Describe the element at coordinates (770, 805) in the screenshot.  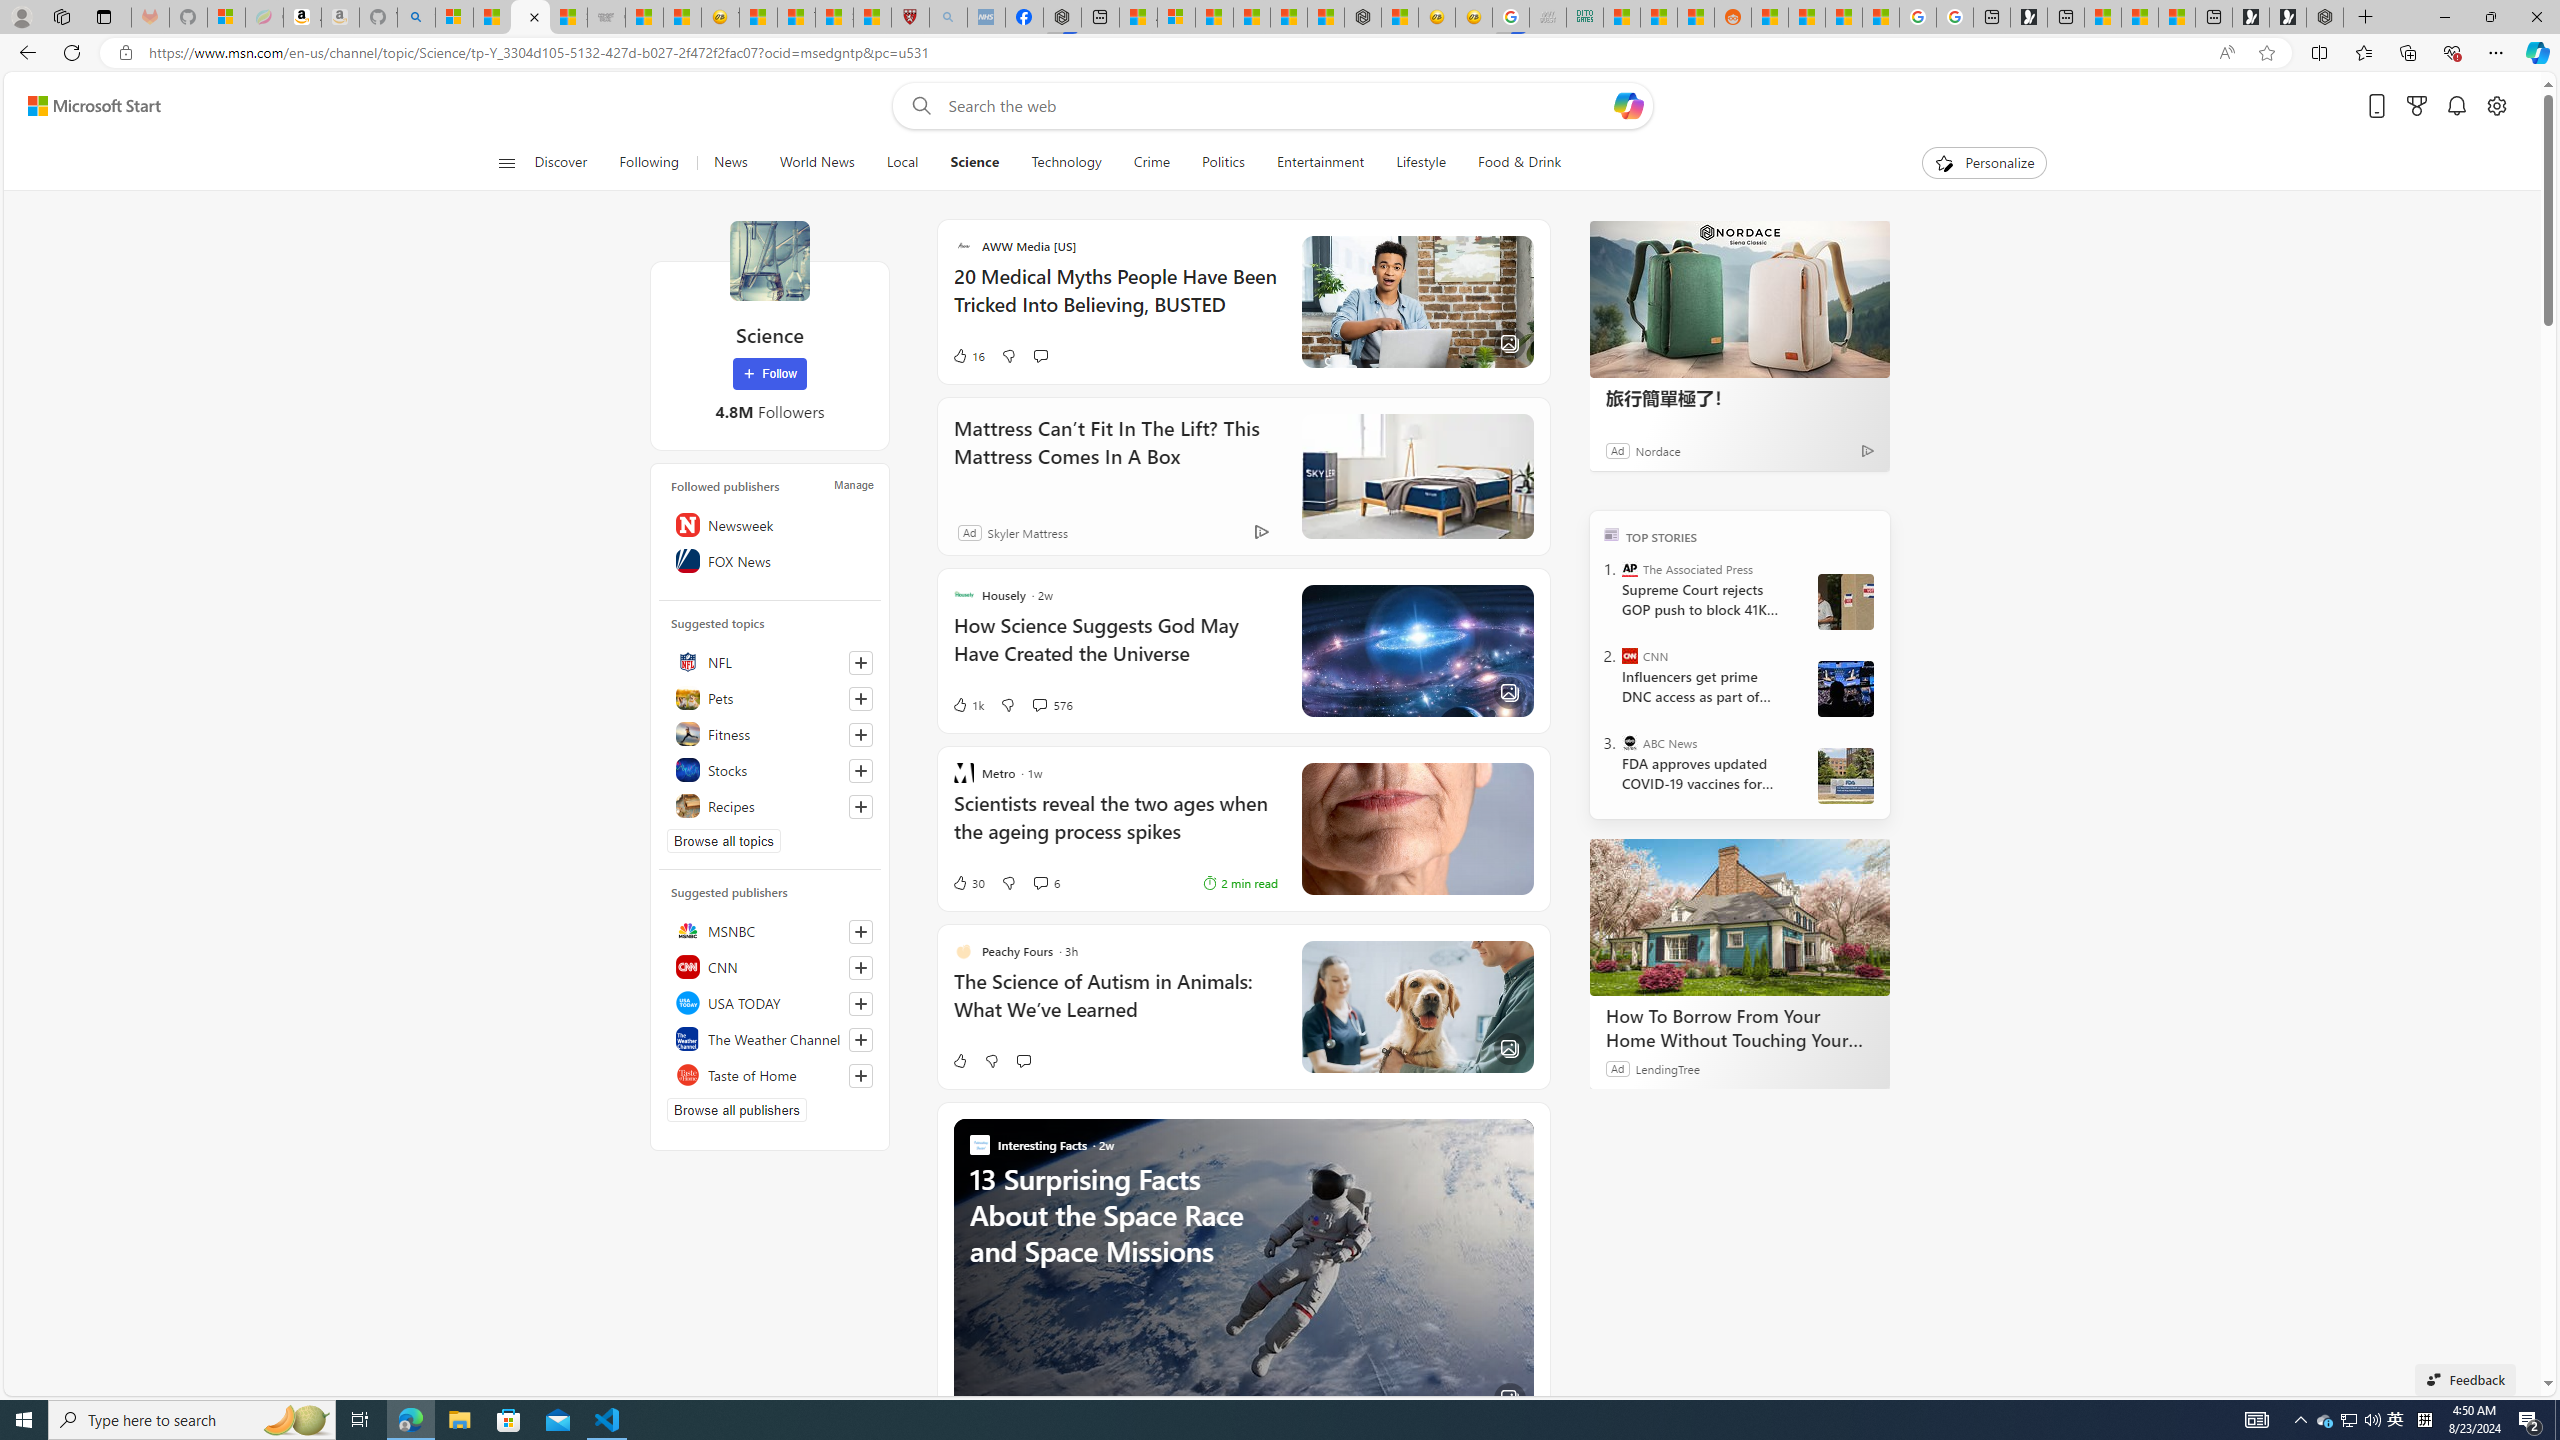
I see `'Recipes'` at that location.